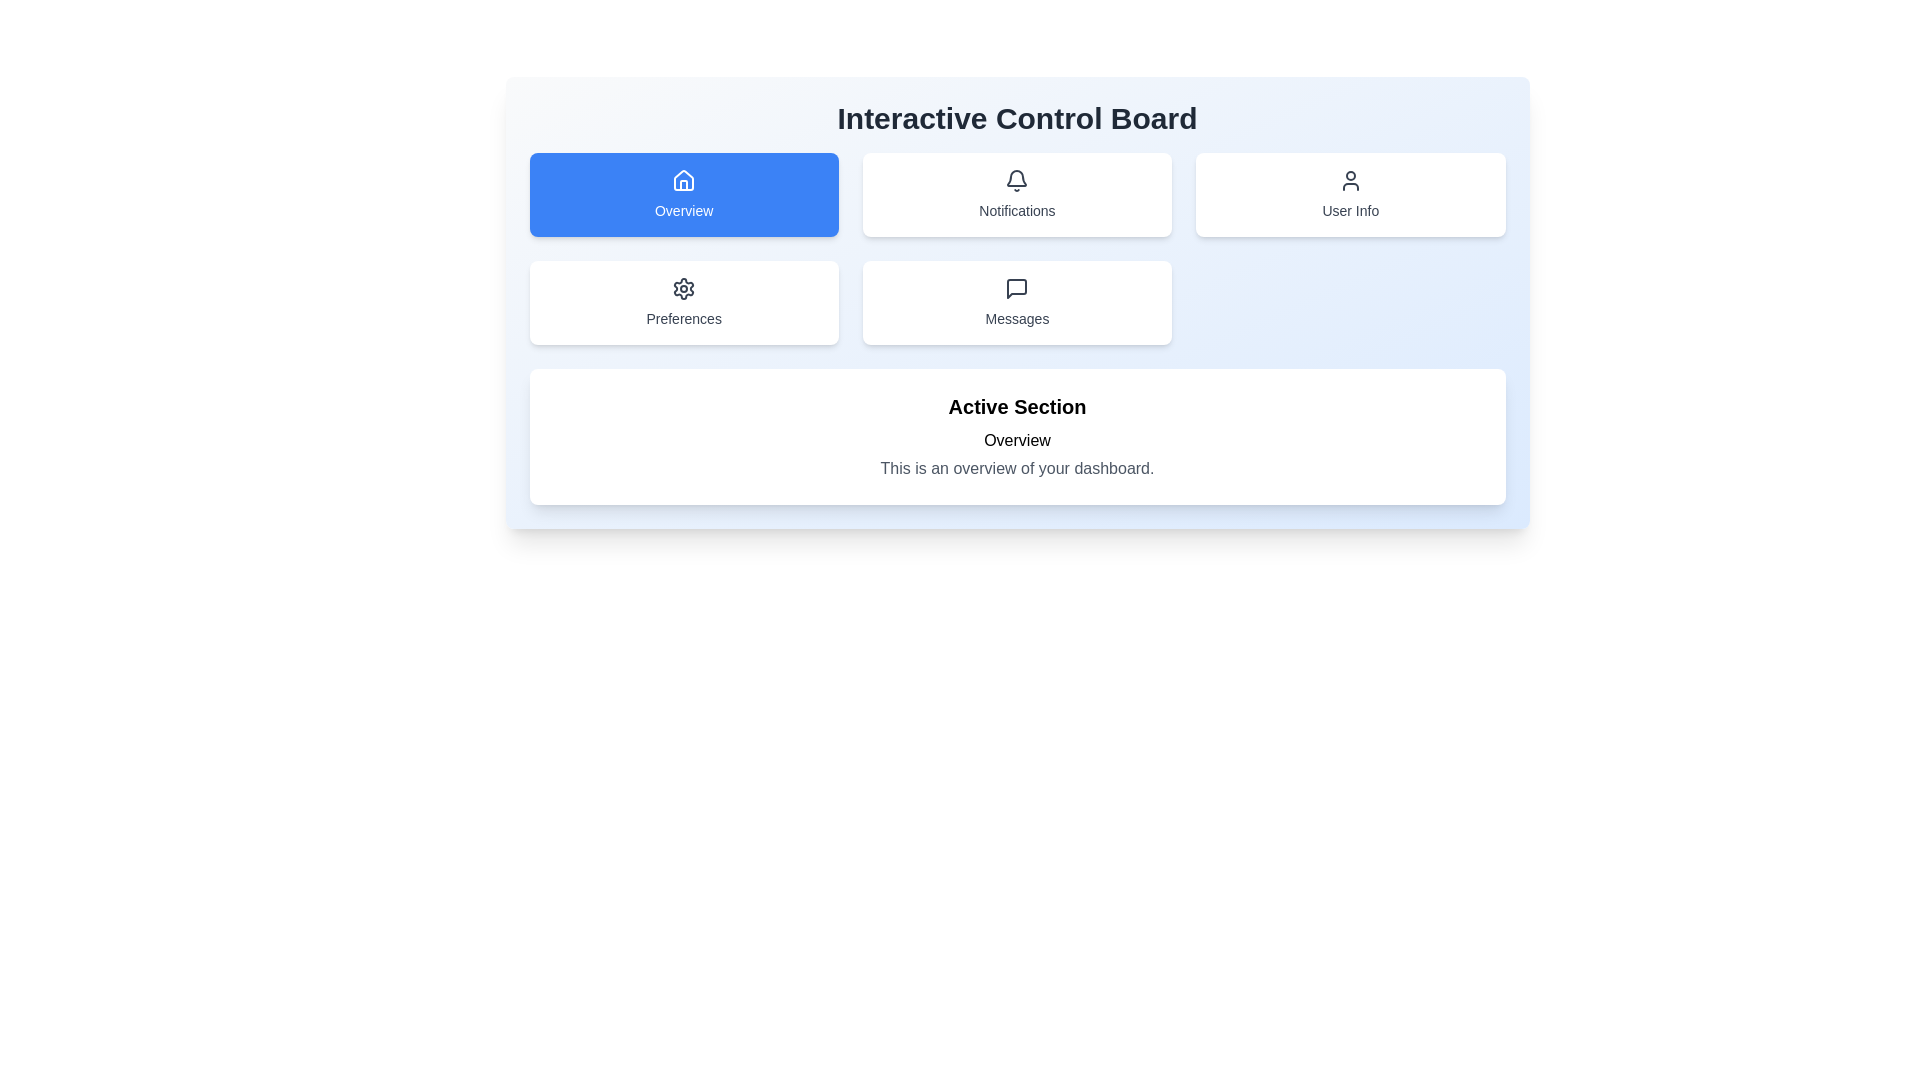 The width and height of the screenshot is (1920, 1080). What do you see at coordinates (1350, 195) in the screenshot?
I see `the 'User Info' button, which is a rectangular button with rounded corners, a white background, and an icon of a person above the text 'User Info'` at bounding box center [1350, 195].